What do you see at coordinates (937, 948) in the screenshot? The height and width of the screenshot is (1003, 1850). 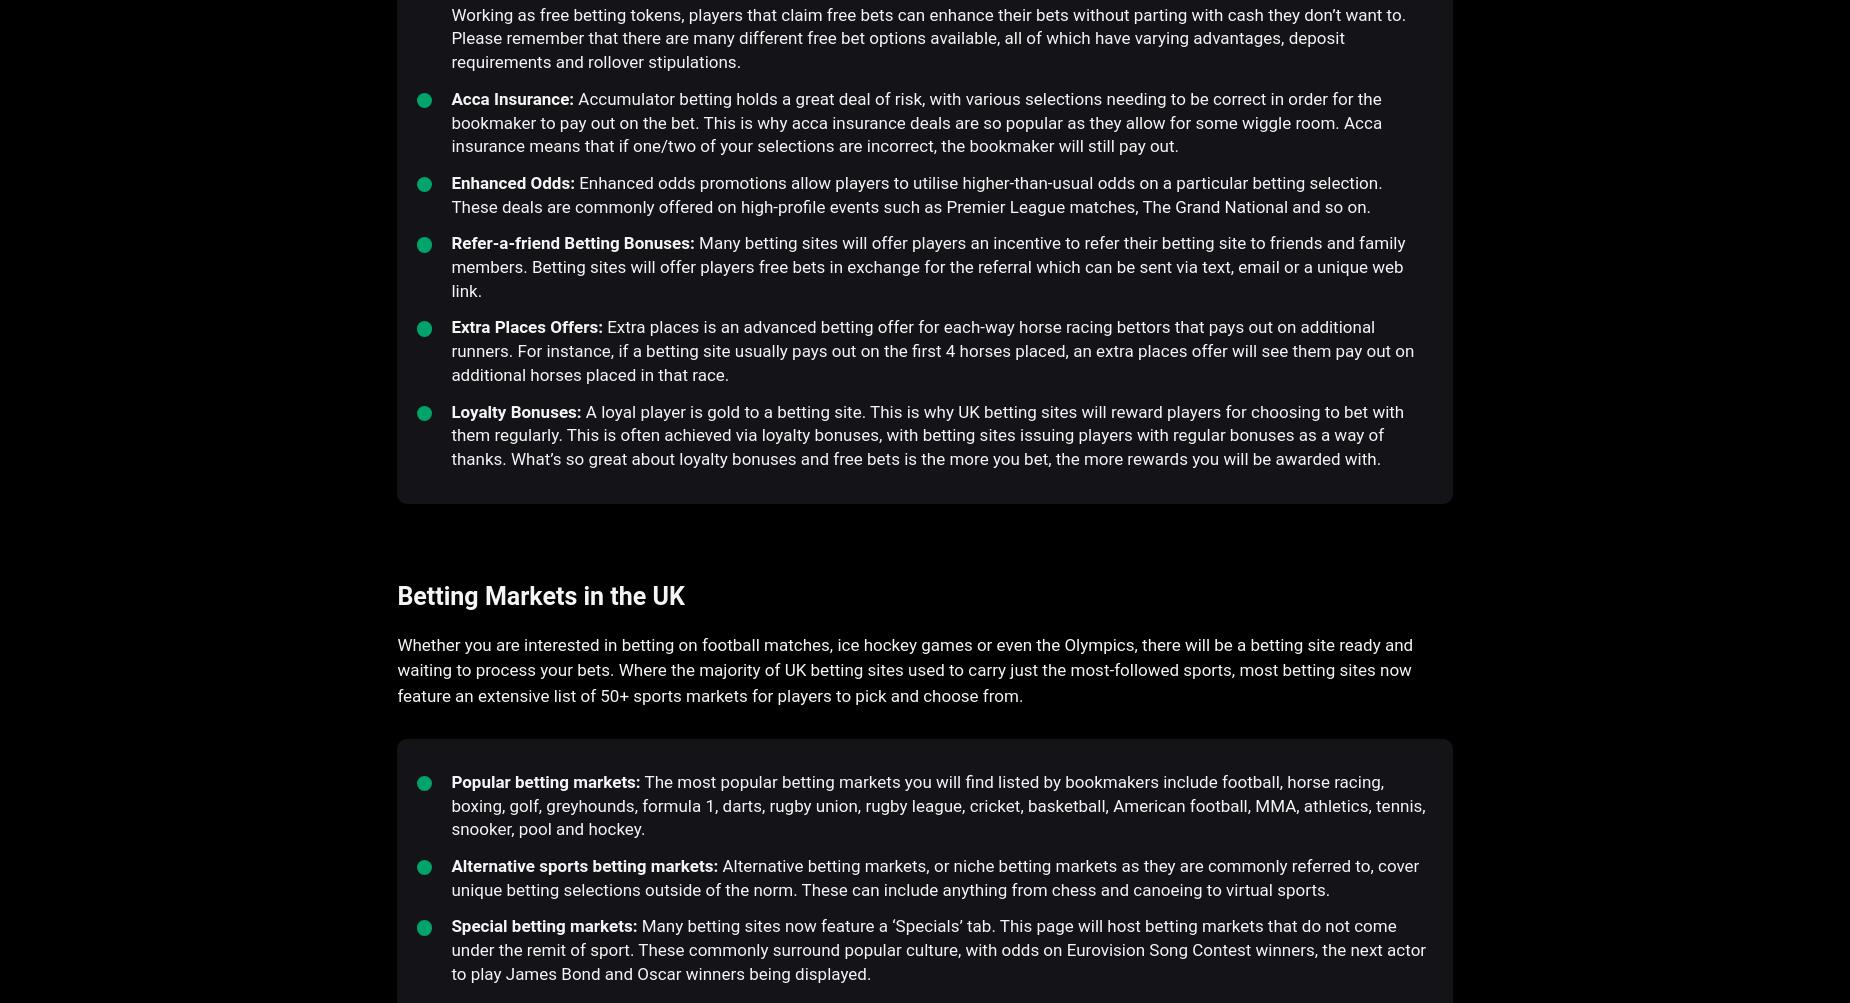 I see `'Many betting sites now feature a ‘Specials’ tab. This page will host betting markets that do not come under the remit of sport. These commonly surround popular culture, with odds on Eurovision Song Contest winners, the next actor to play James Bond and Oscar winners being displayed.'` at bounding box center [937, 948].